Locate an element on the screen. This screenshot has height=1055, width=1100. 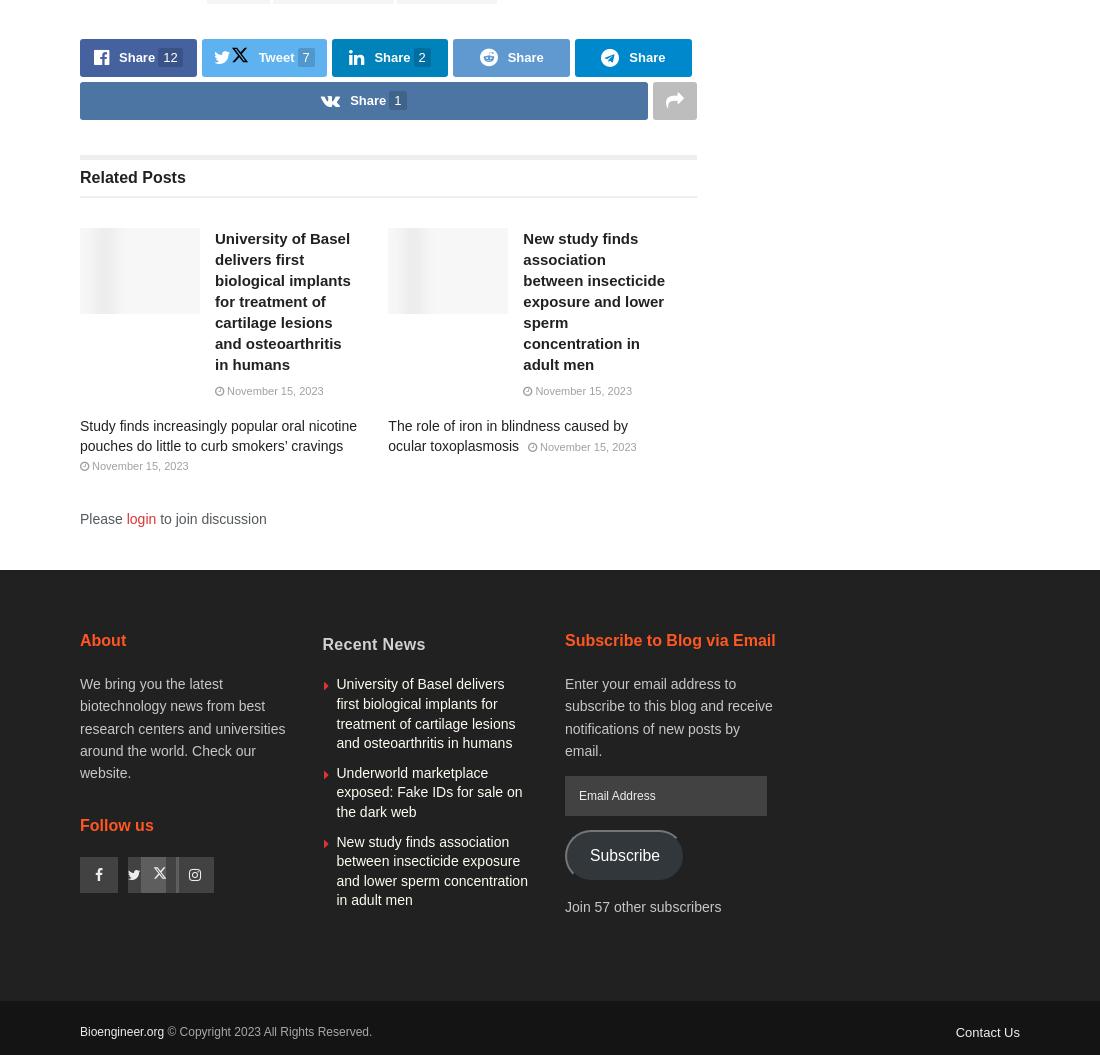
'1' is located at coordinates (397, 98).